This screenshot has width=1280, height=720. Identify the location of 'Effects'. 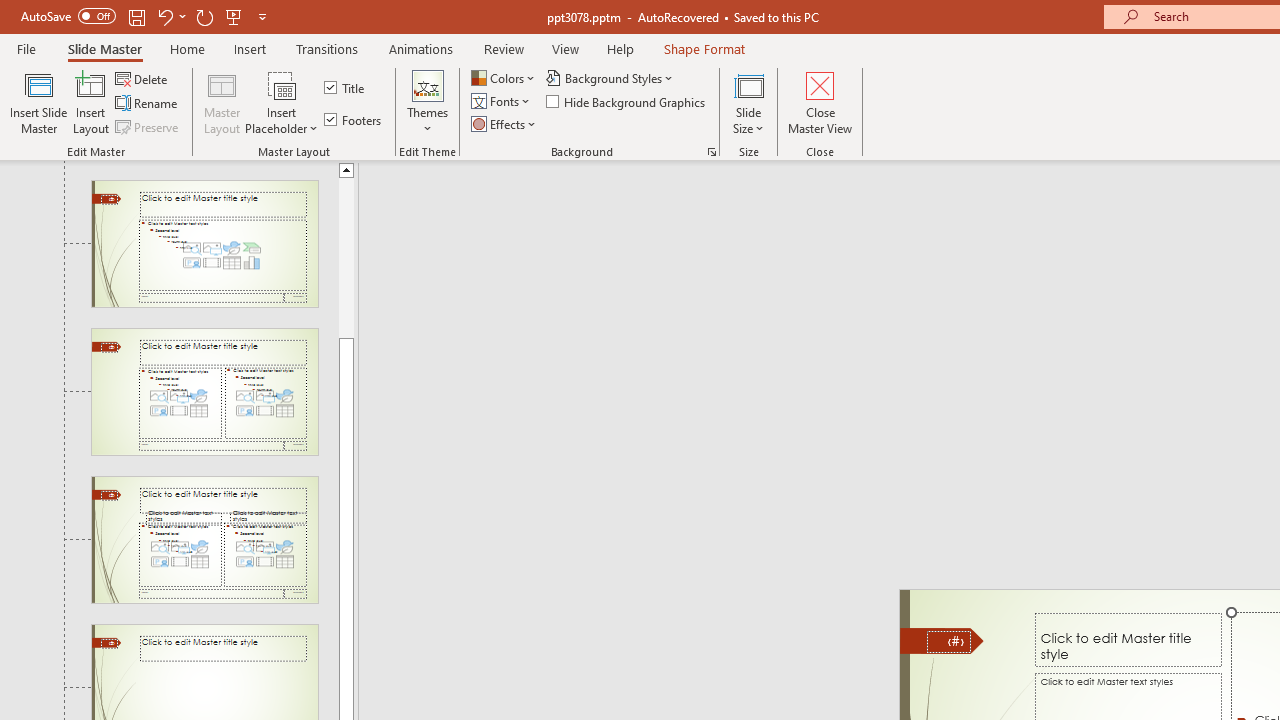
(505, 124).